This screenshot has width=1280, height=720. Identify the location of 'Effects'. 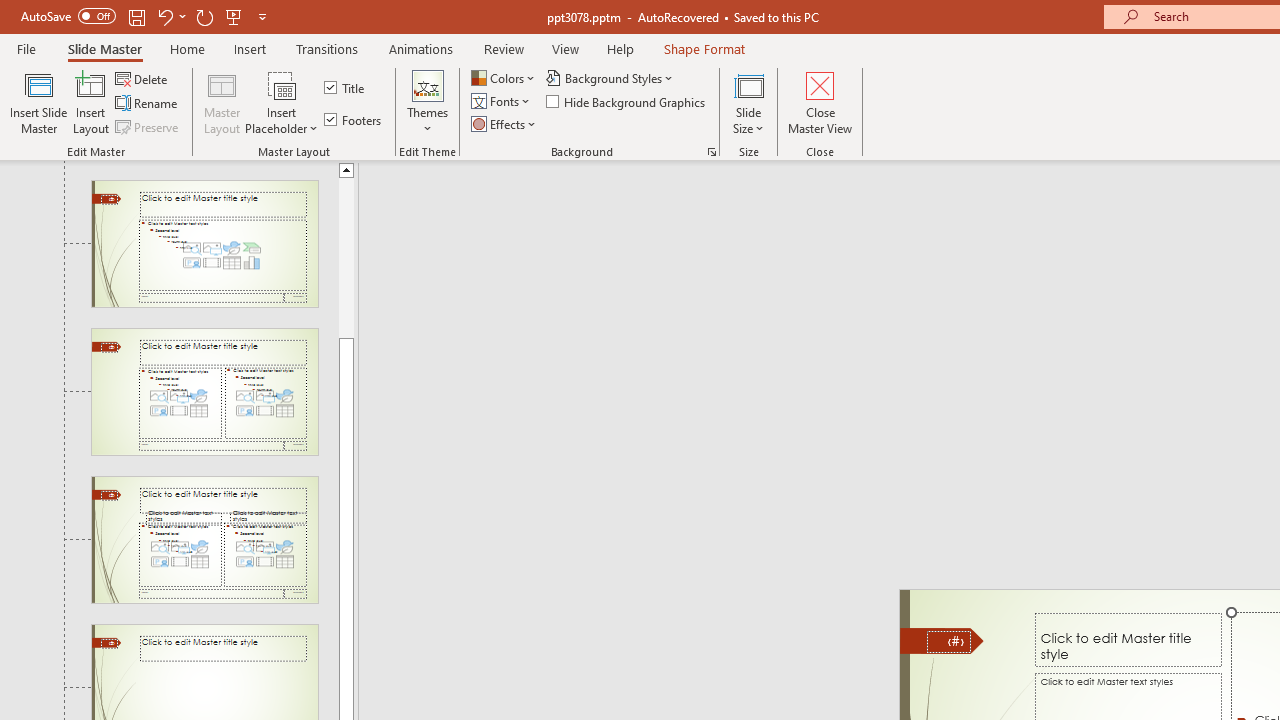
(505, 124).